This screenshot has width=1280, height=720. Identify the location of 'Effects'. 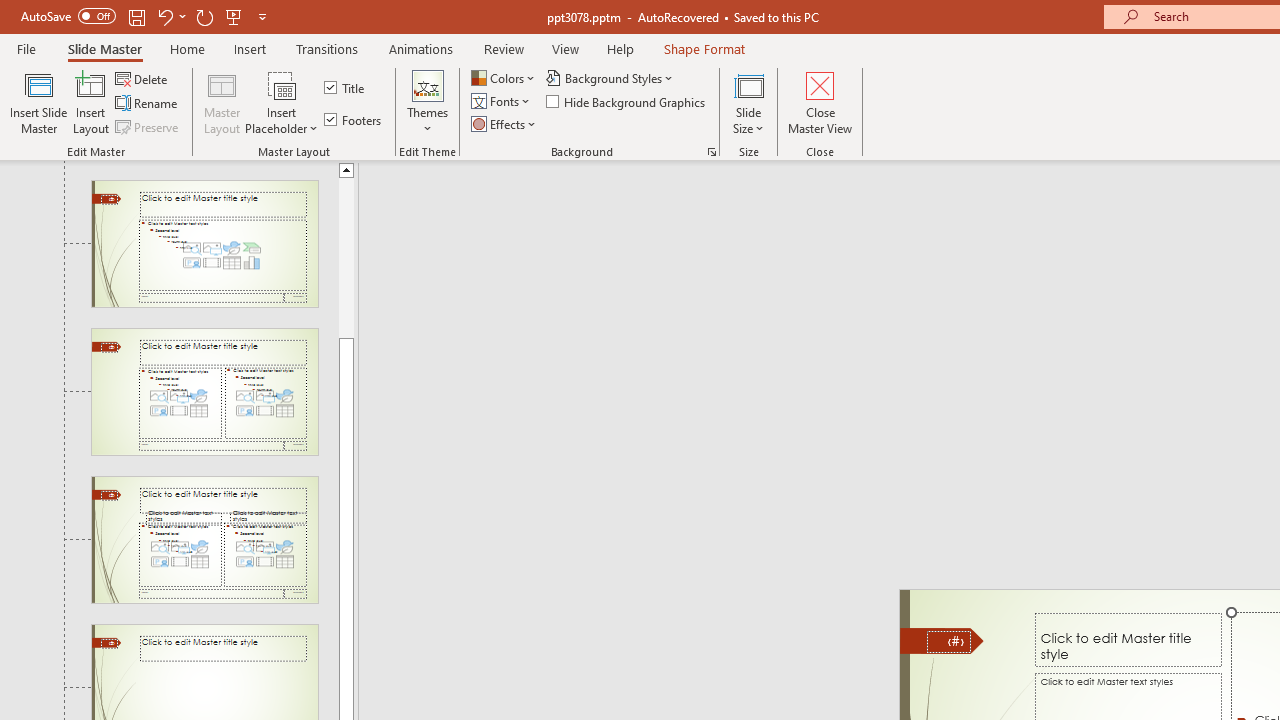
(505, 124).